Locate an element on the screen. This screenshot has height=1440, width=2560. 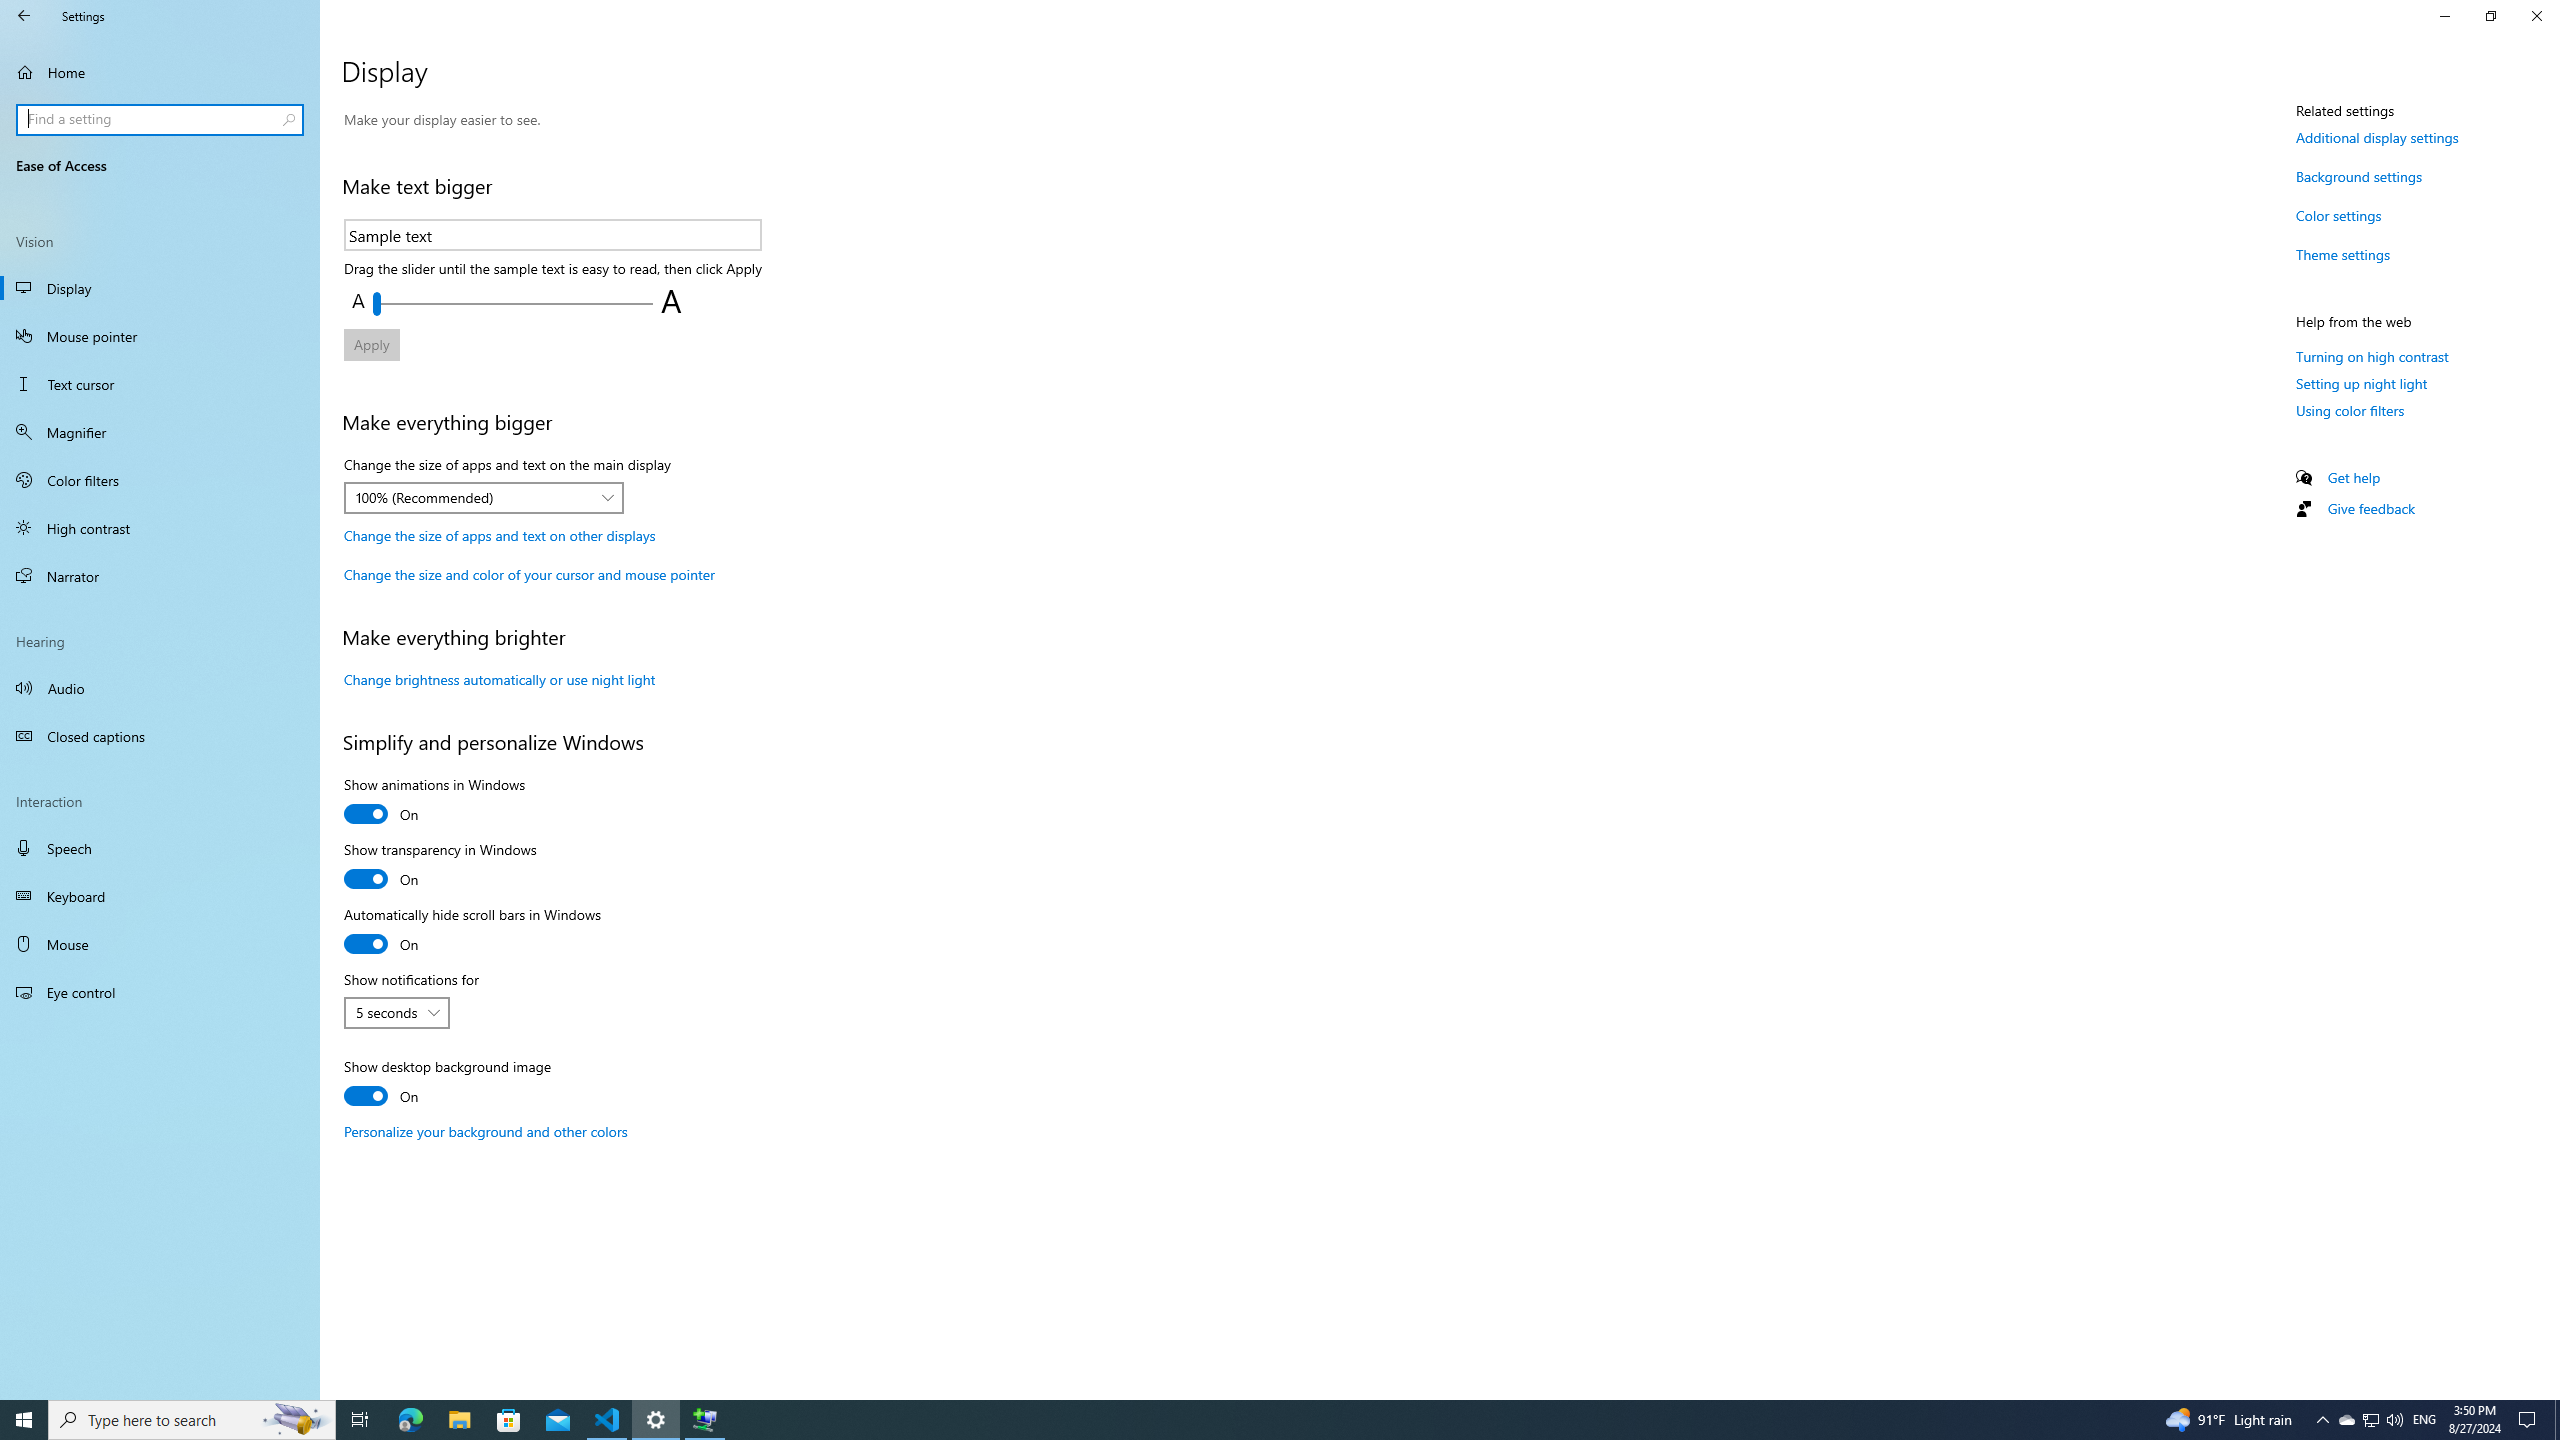
'Background settings' is located at coordinates (2359, 176).